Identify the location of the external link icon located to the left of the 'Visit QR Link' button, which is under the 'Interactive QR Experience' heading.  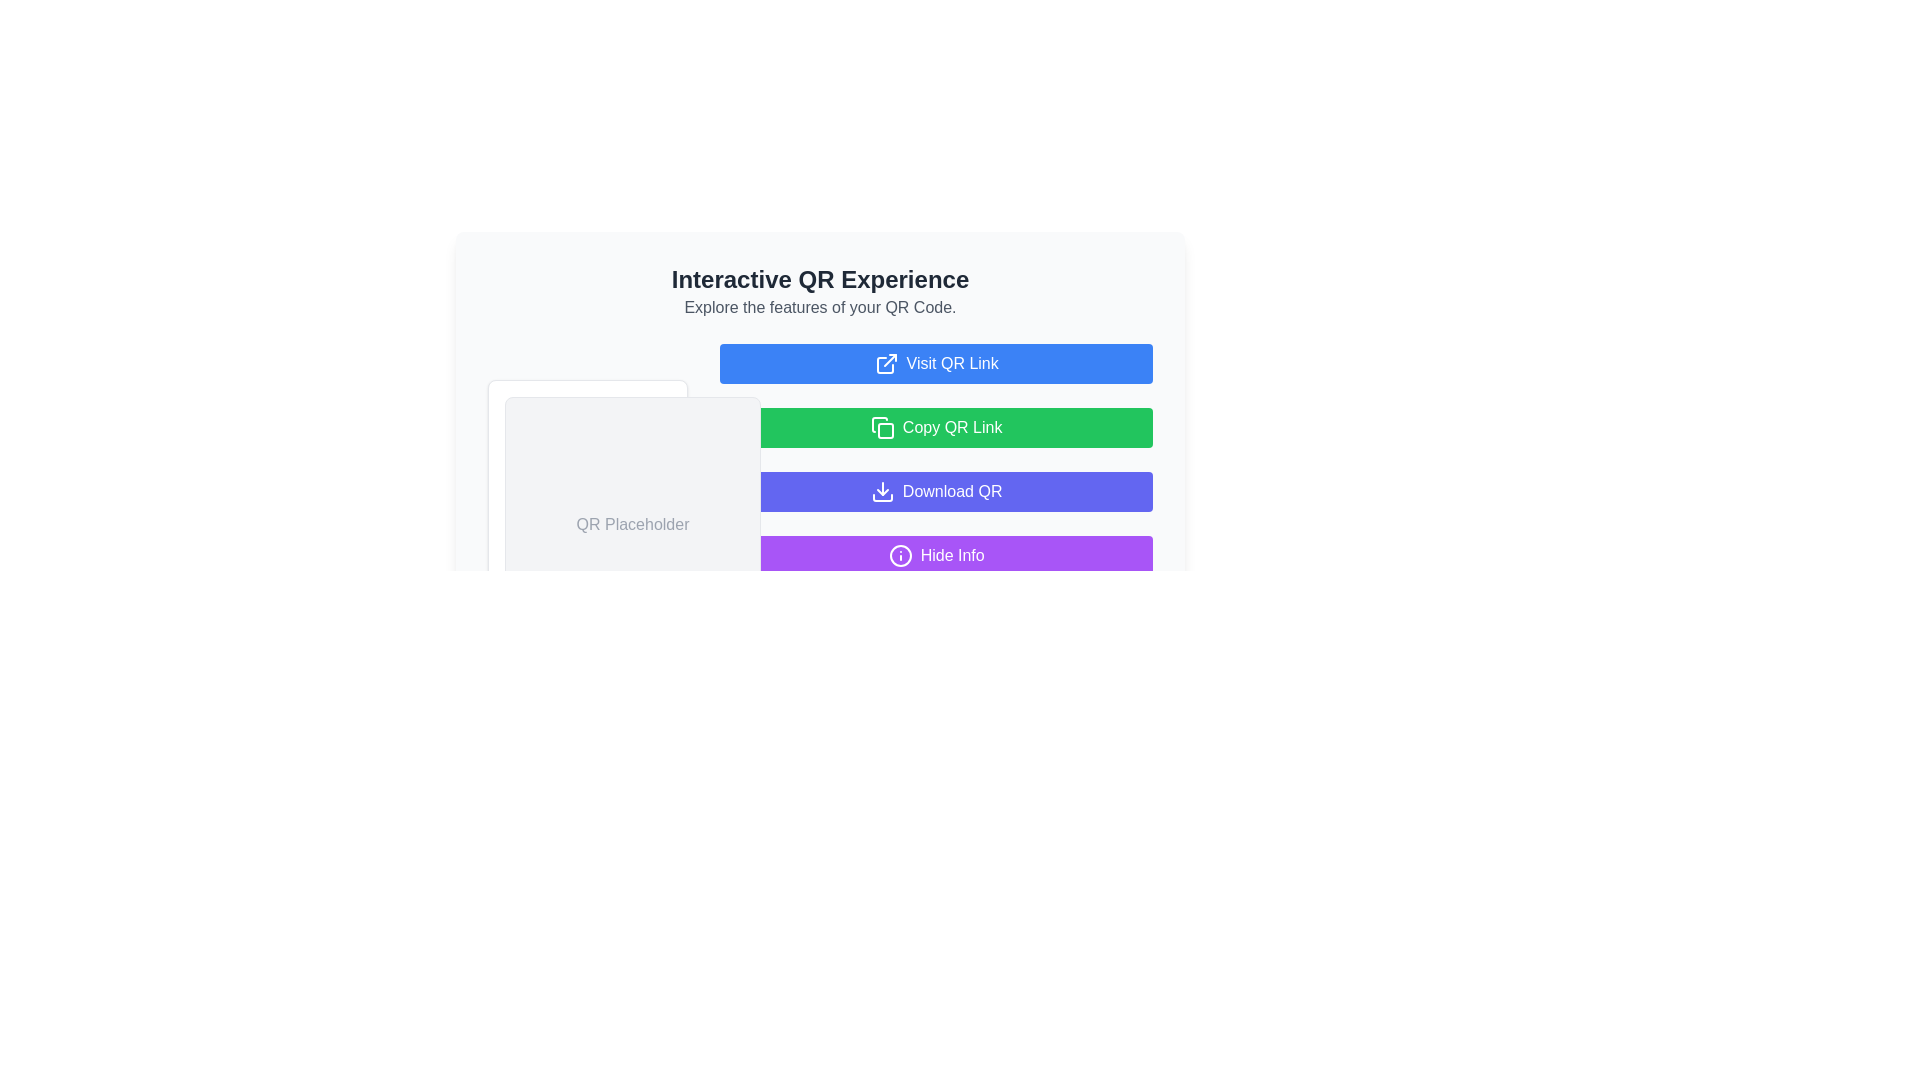
(885, 363).